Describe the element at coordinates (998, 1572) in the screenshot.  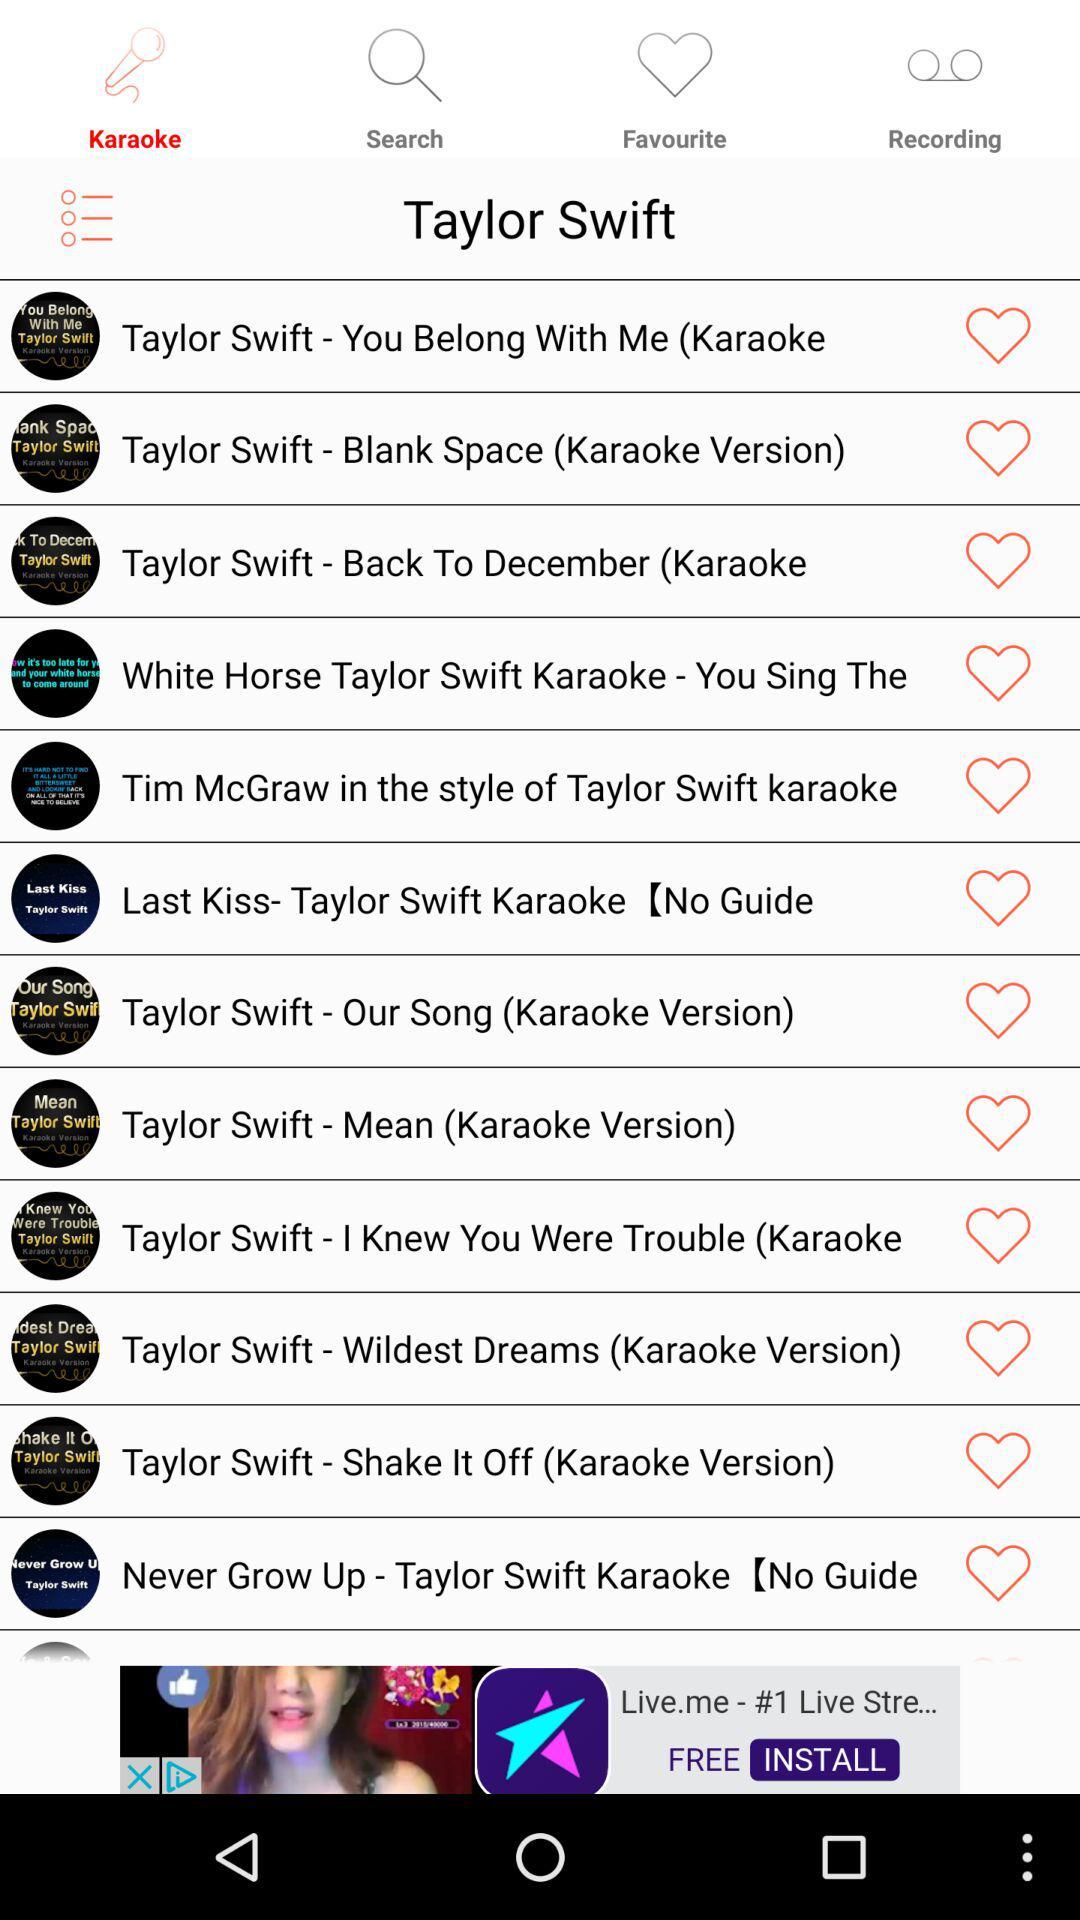
I see `like the song` at that location.